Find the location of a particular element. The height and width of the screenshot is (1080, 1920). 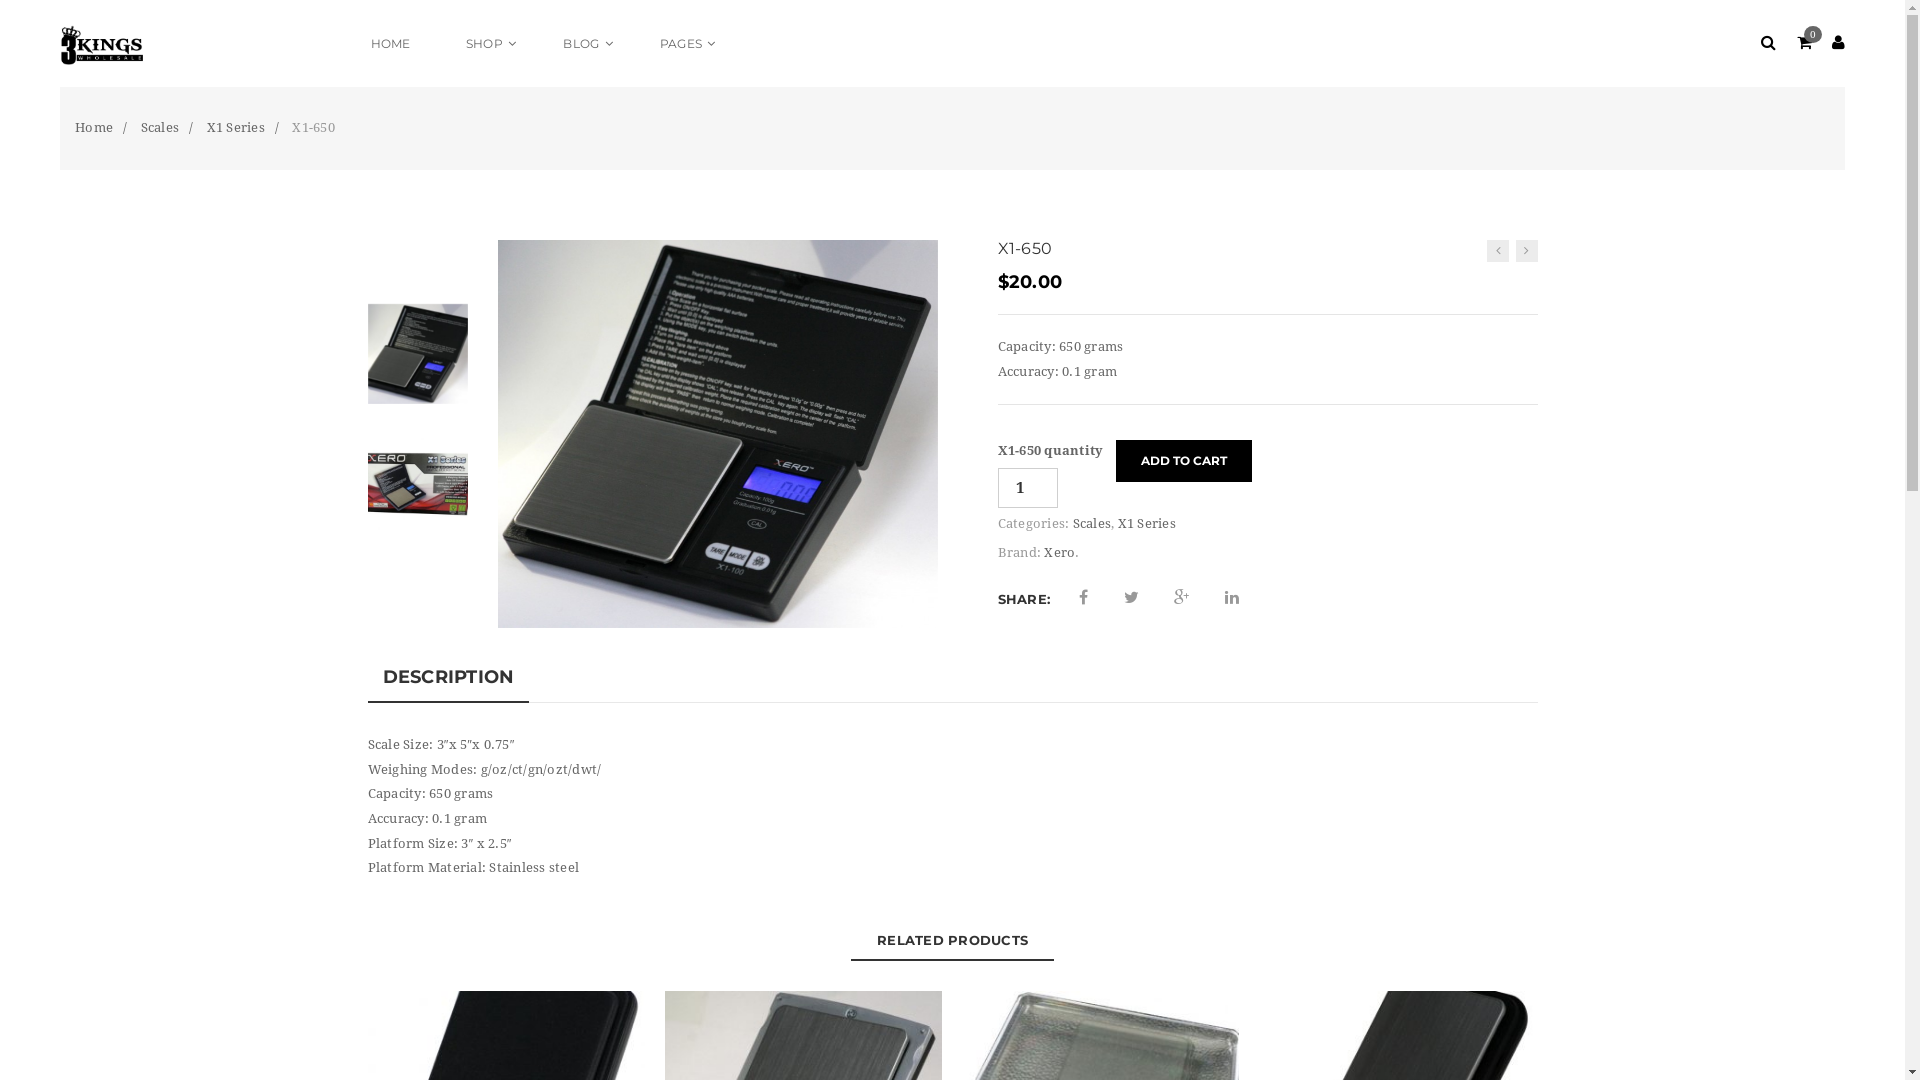

'Share on Twitter' is located at coordinates (1131, 596).